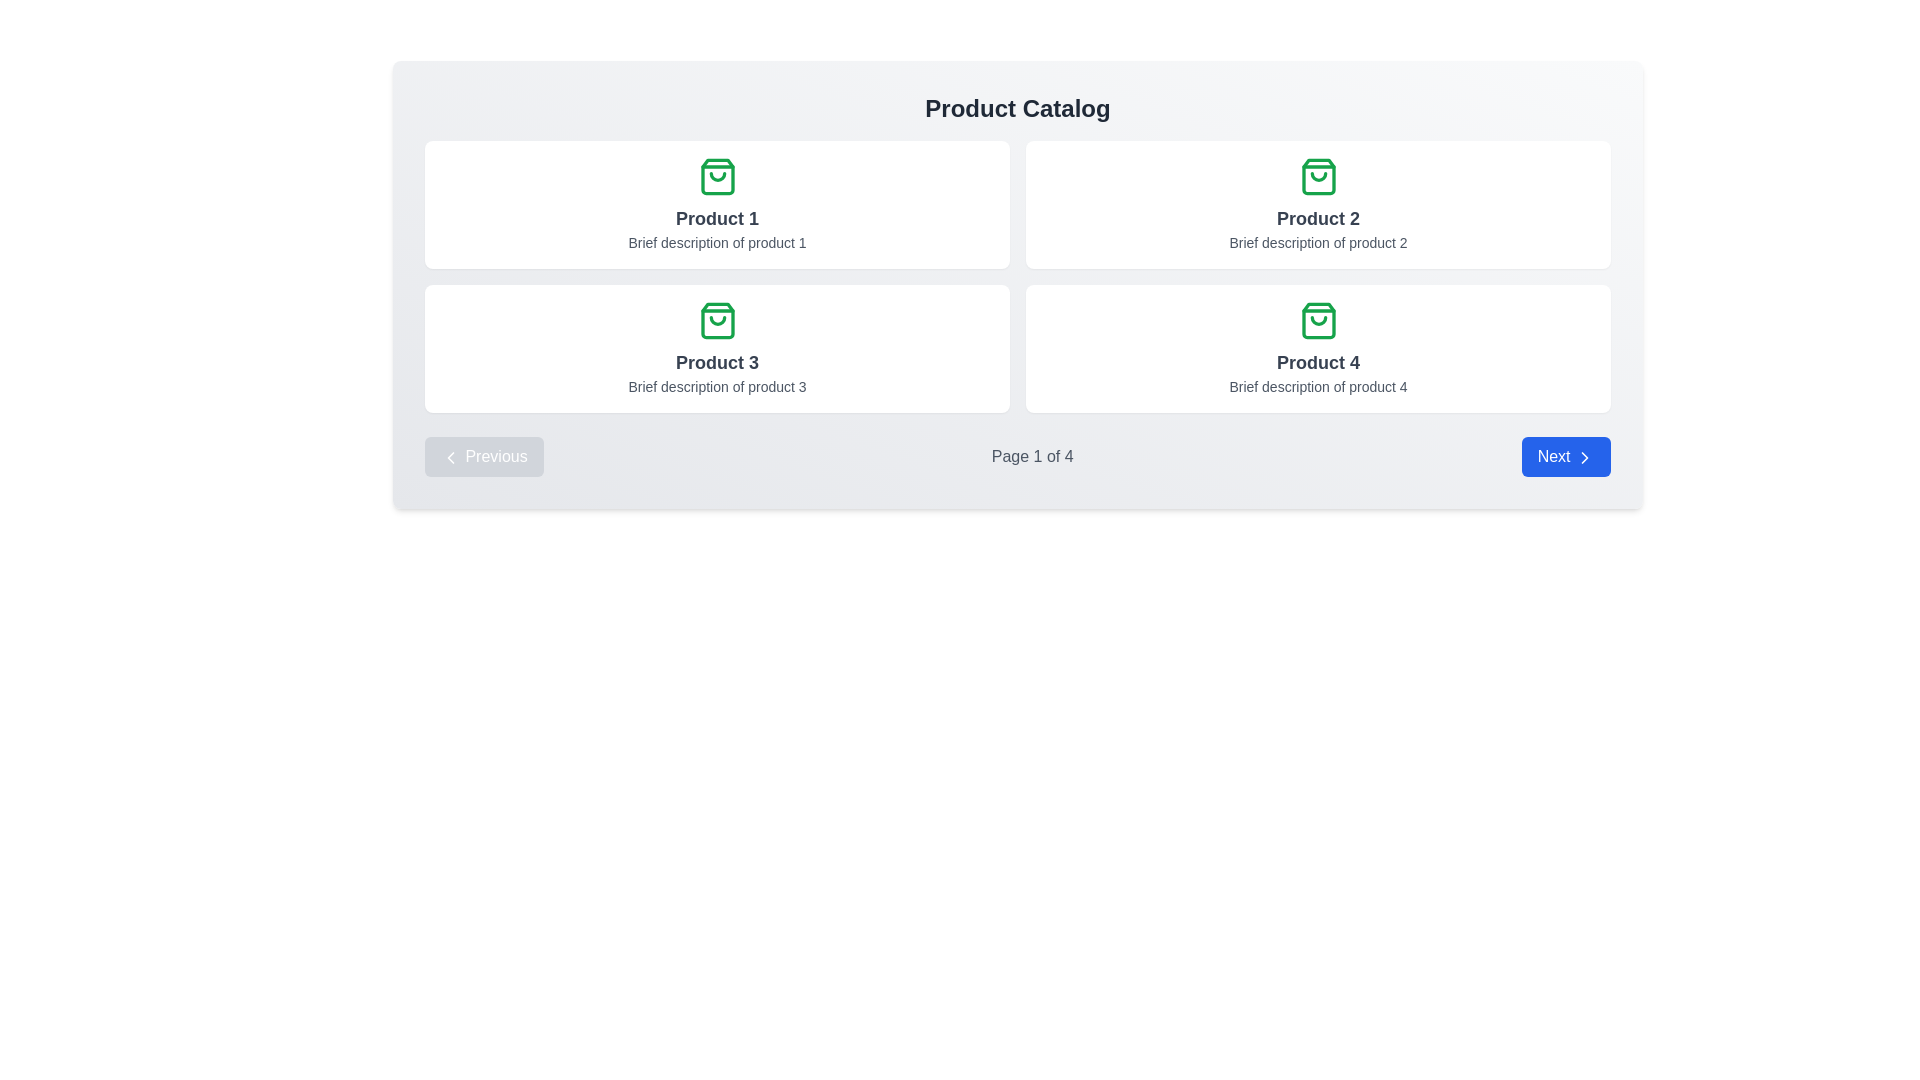 Image resolution: width=1920 pixels, height=1080 pixels. What do you see at coordinates (1583, 456) in the screenshot?
I see `the icon located at the center-right of the blue 'Next' button, which serves as a visual indicator for proceeding to the next item or page` at bounding box center [1583, 456].